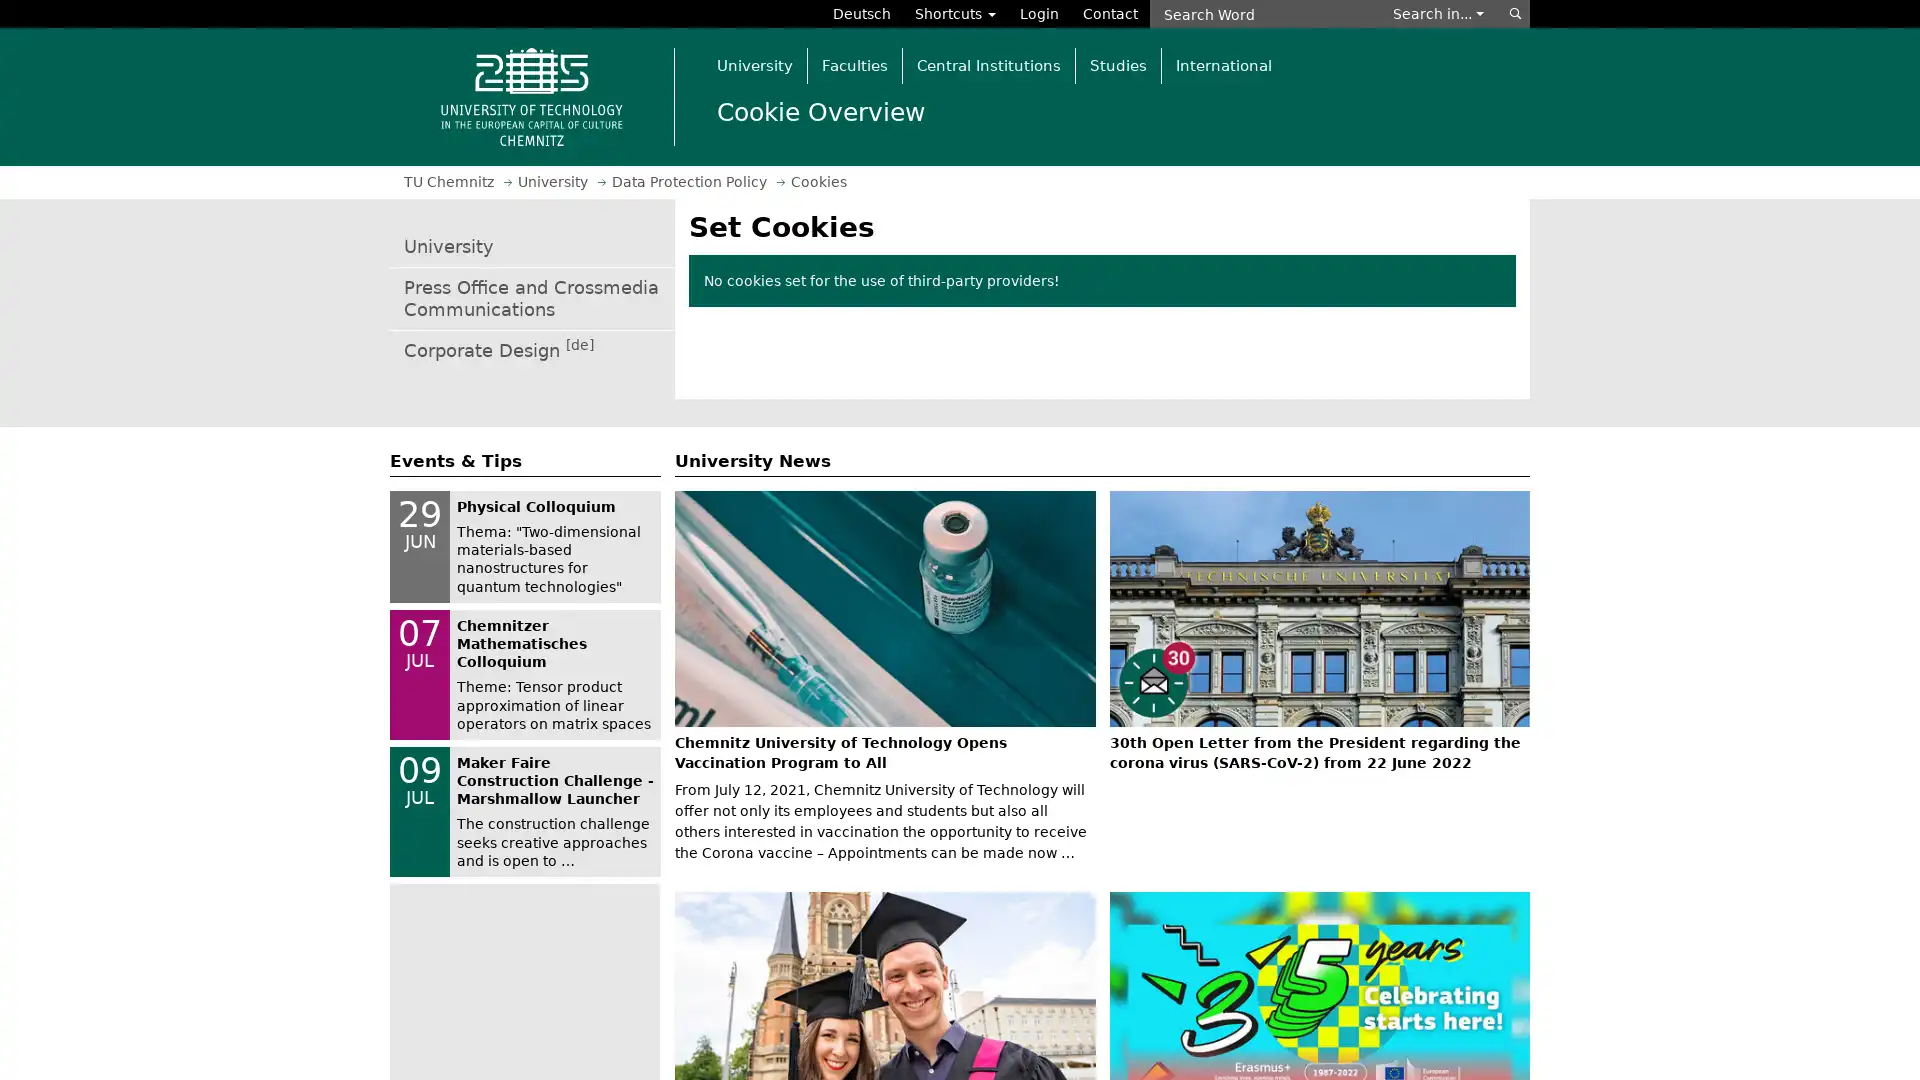 The height and width of the screenshot is (1080, 1920). I want to click on Central Institutions, so click(988, 64).